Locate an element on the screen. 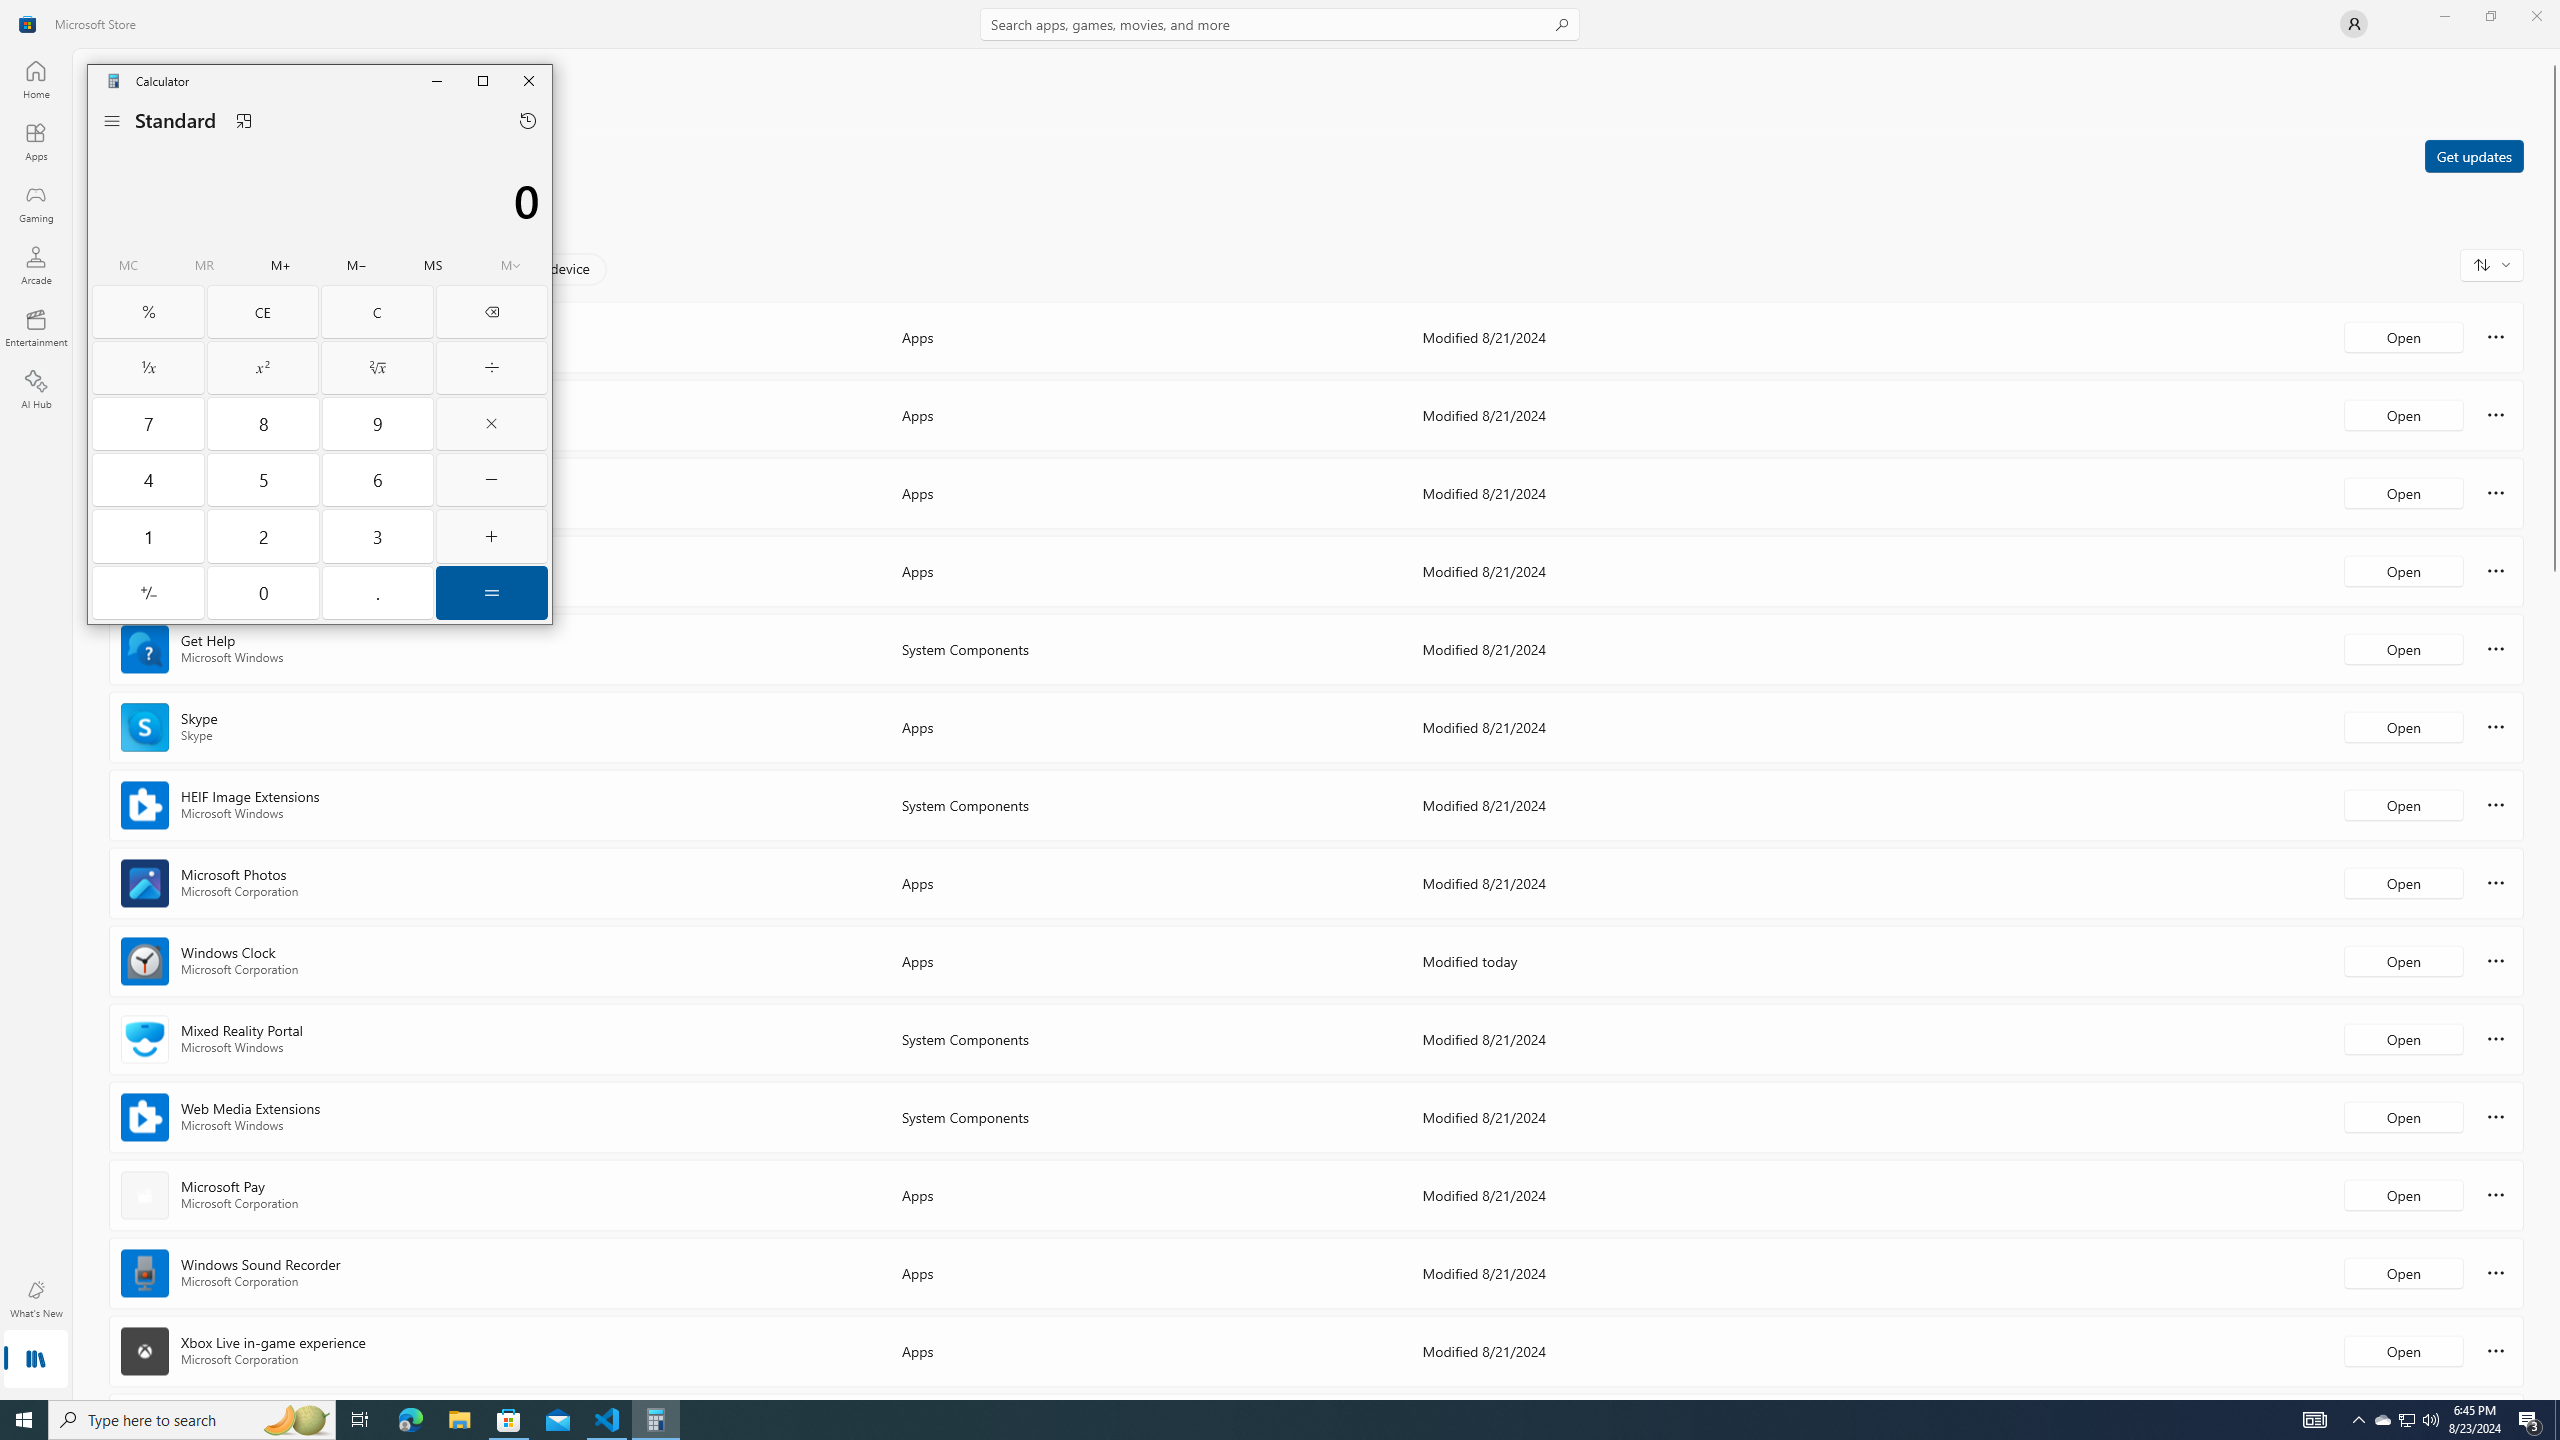 The image size is (2560, 1440). 'Three' is located at coordinates (378, 536).